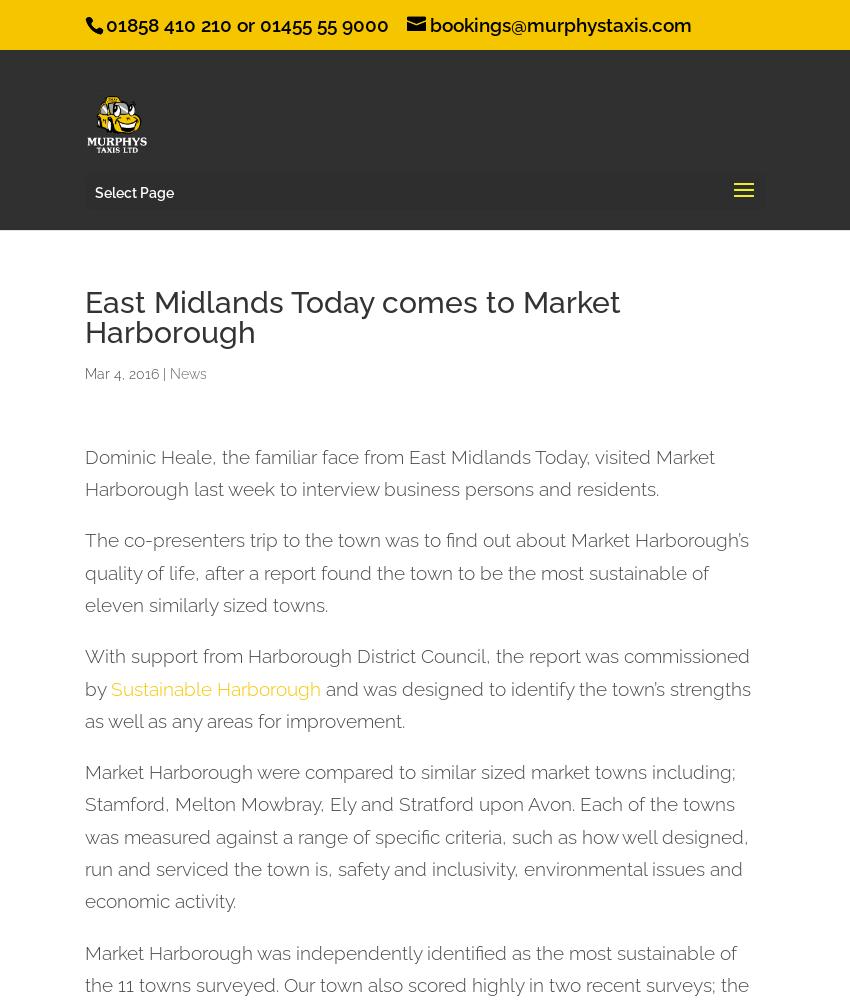 This screenshot has height=1000, width=850. What do you see at coordinates (85, 471) in the screenshot?
I see `'Dominic Heale, the familiar face from East Midlands Today, visited Market Harborough last week to interview business persons and residents.'` at bounding box center [85, 471].